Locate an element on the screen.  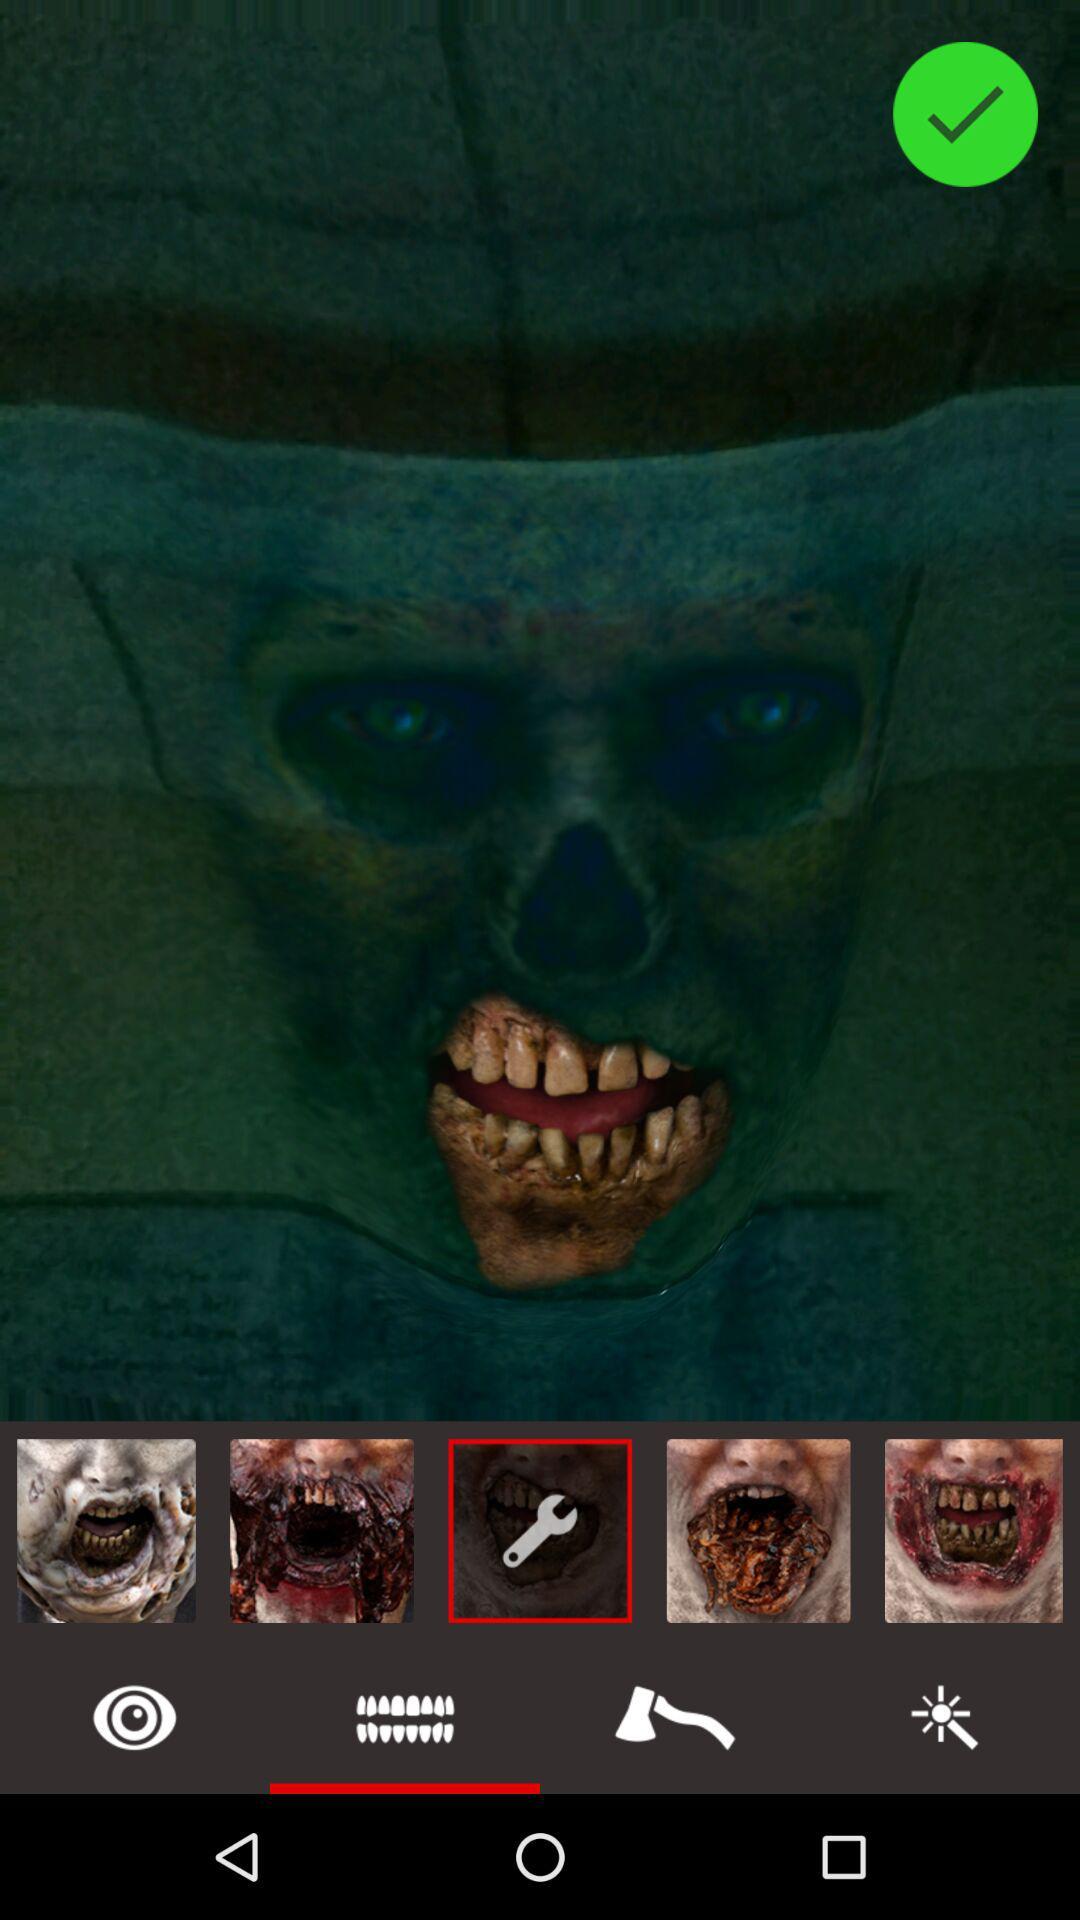
the check icon is located at coordinates (964, 113).